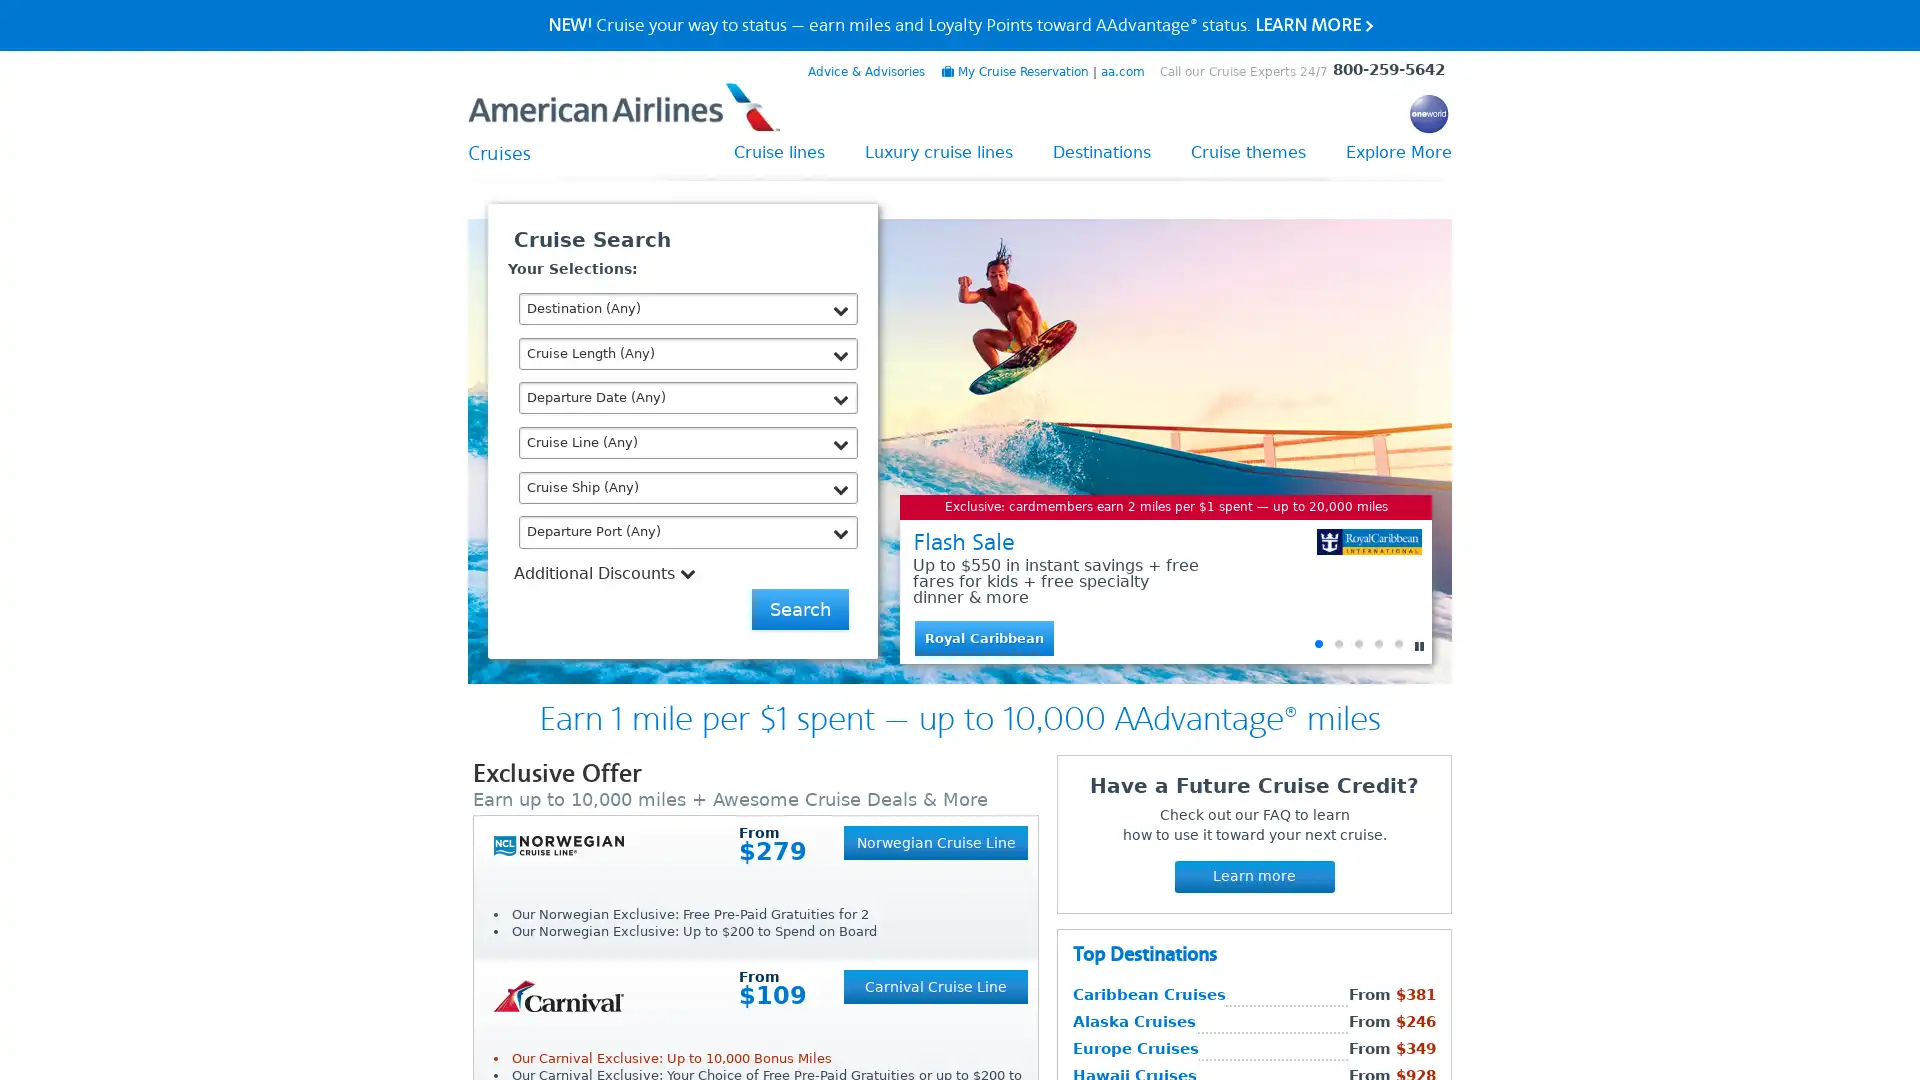 The height and width of the screenshot is (1080, 1920). Describe the element at coordinates (1324, 293) in the screenshot. I see `Close` at that location.